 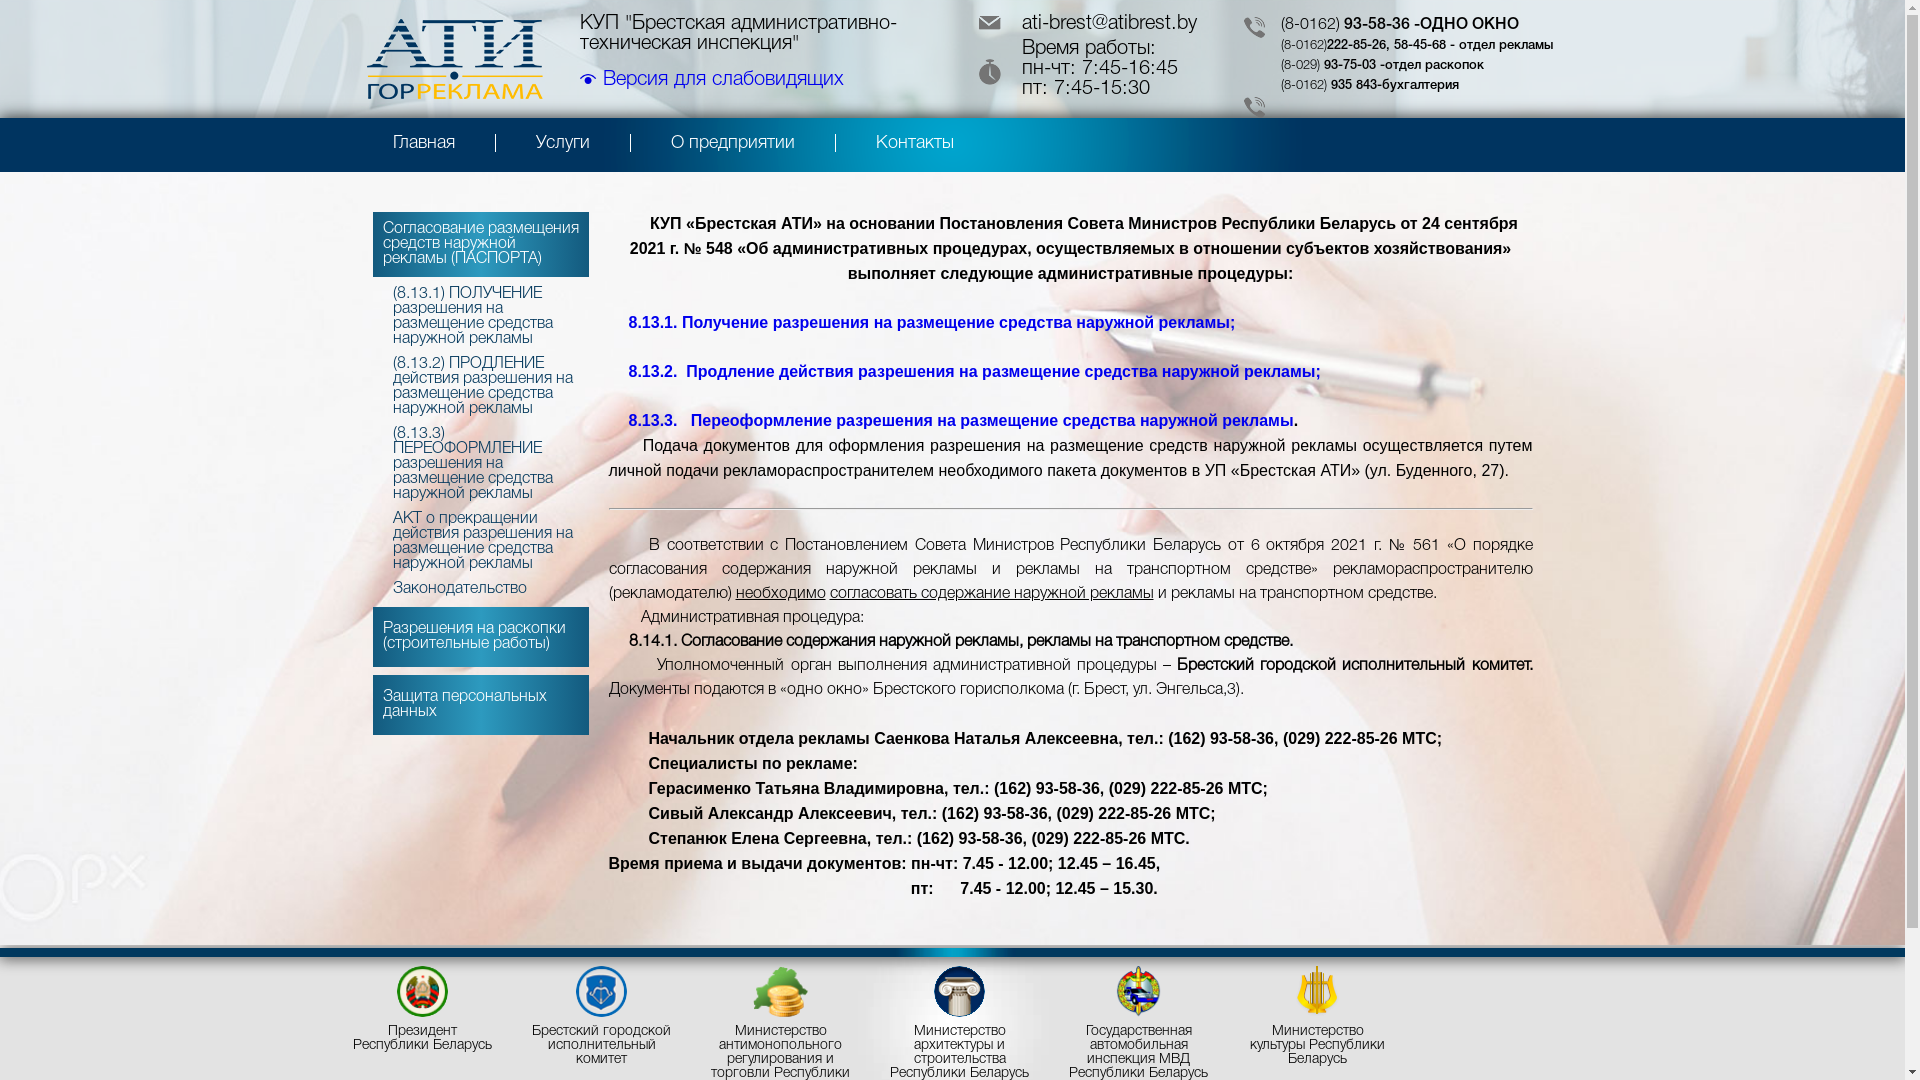 What do you see at coordinates (1085, 23) in the screenshot?
I see `'ati-brest@atibrest.by'` at bounding box center [1085, 23].